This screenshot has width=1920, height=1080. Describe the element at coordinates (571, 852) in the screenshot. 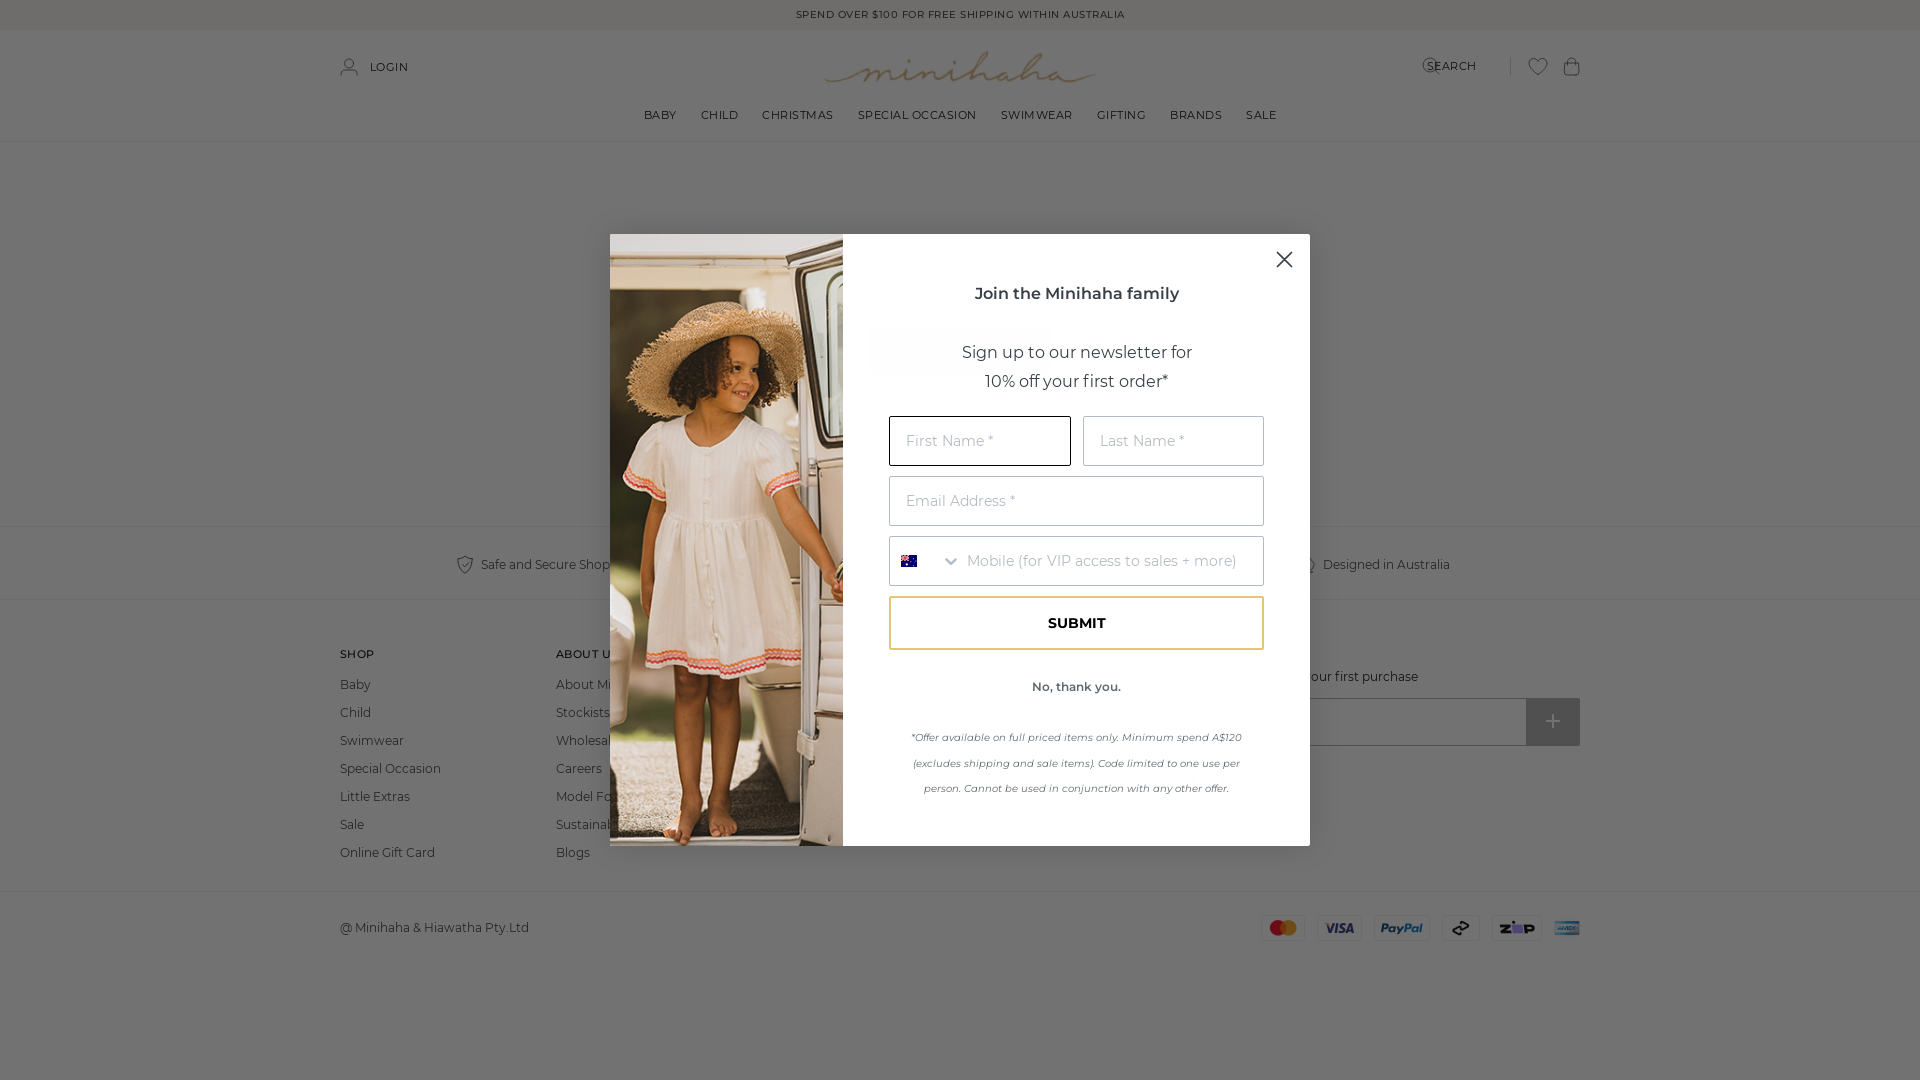

I see `'Blogs'` at that location.